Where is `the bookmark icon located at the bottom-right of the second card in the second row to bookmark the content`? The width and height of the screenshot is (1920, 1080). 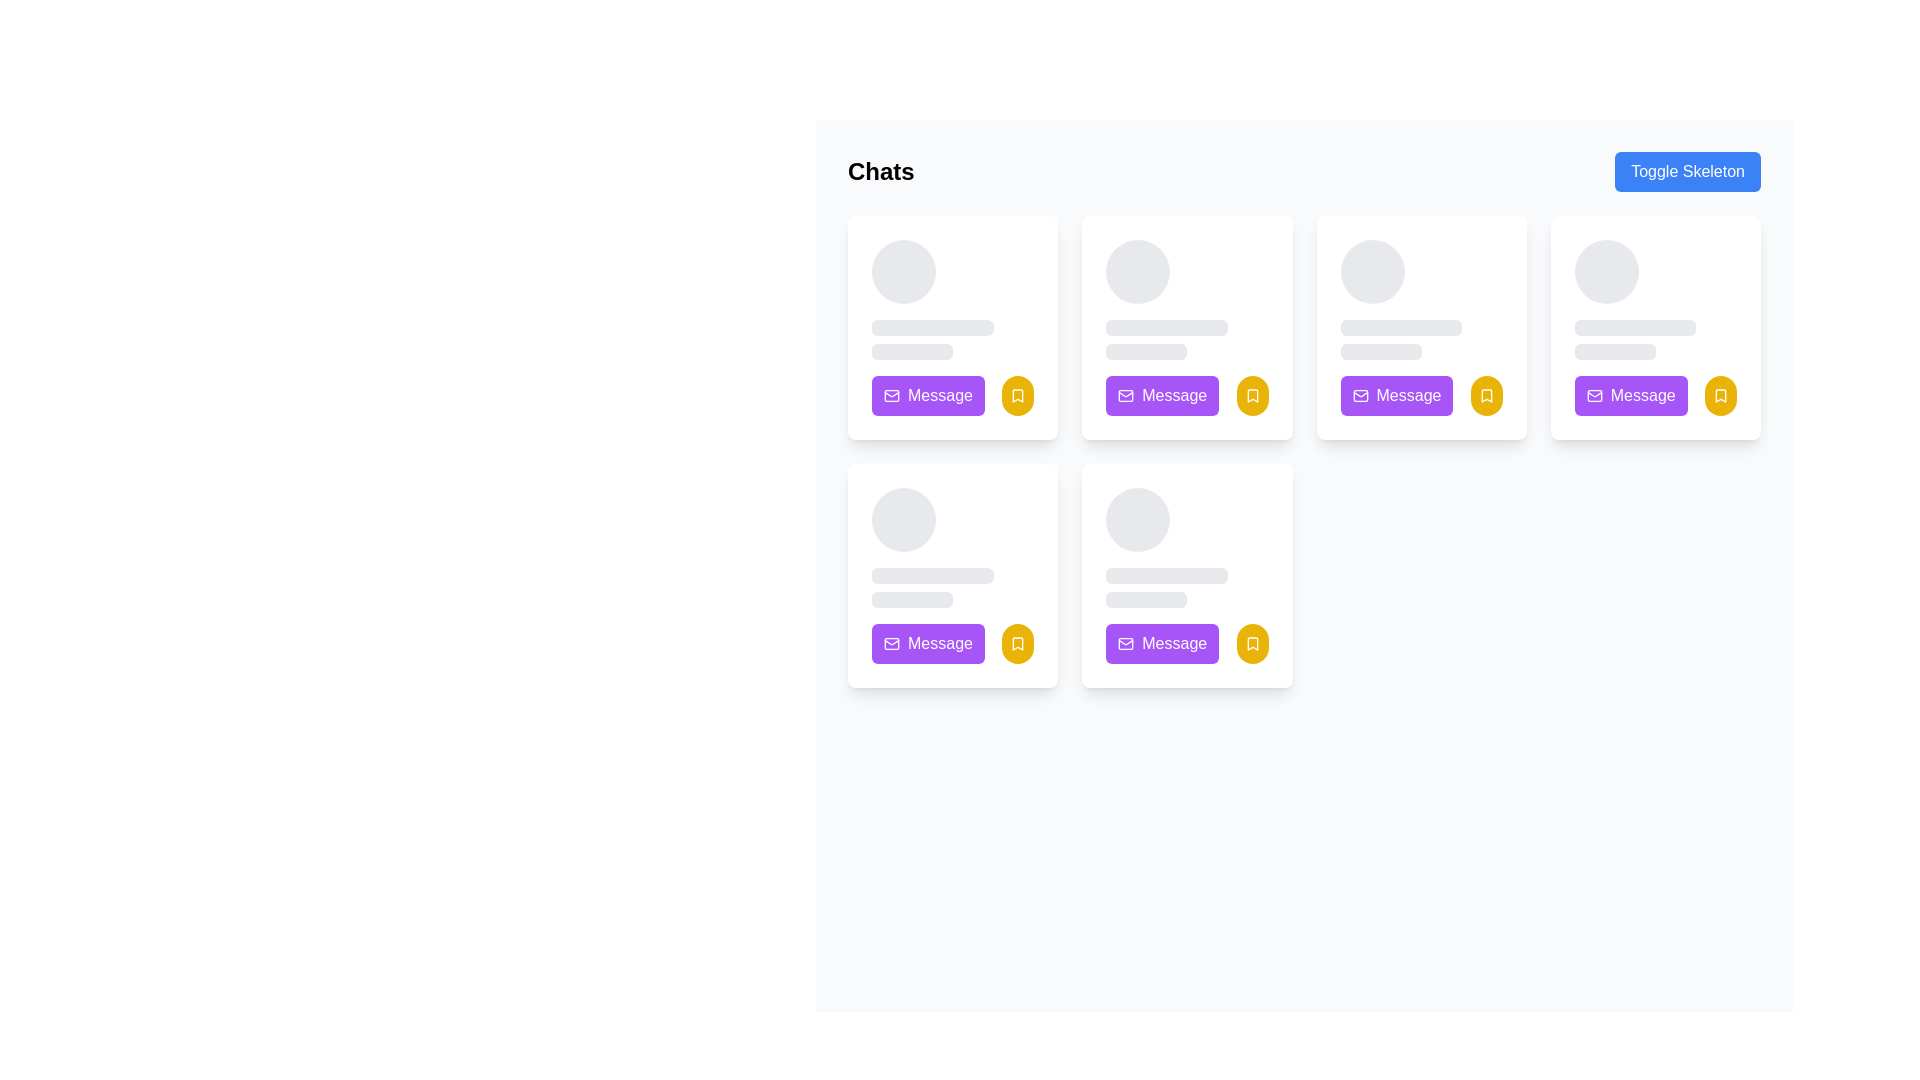
the bookmark icon located at the bottom-right of the second card in the second row to bookmark the content is located at coordinates (1018, 644).